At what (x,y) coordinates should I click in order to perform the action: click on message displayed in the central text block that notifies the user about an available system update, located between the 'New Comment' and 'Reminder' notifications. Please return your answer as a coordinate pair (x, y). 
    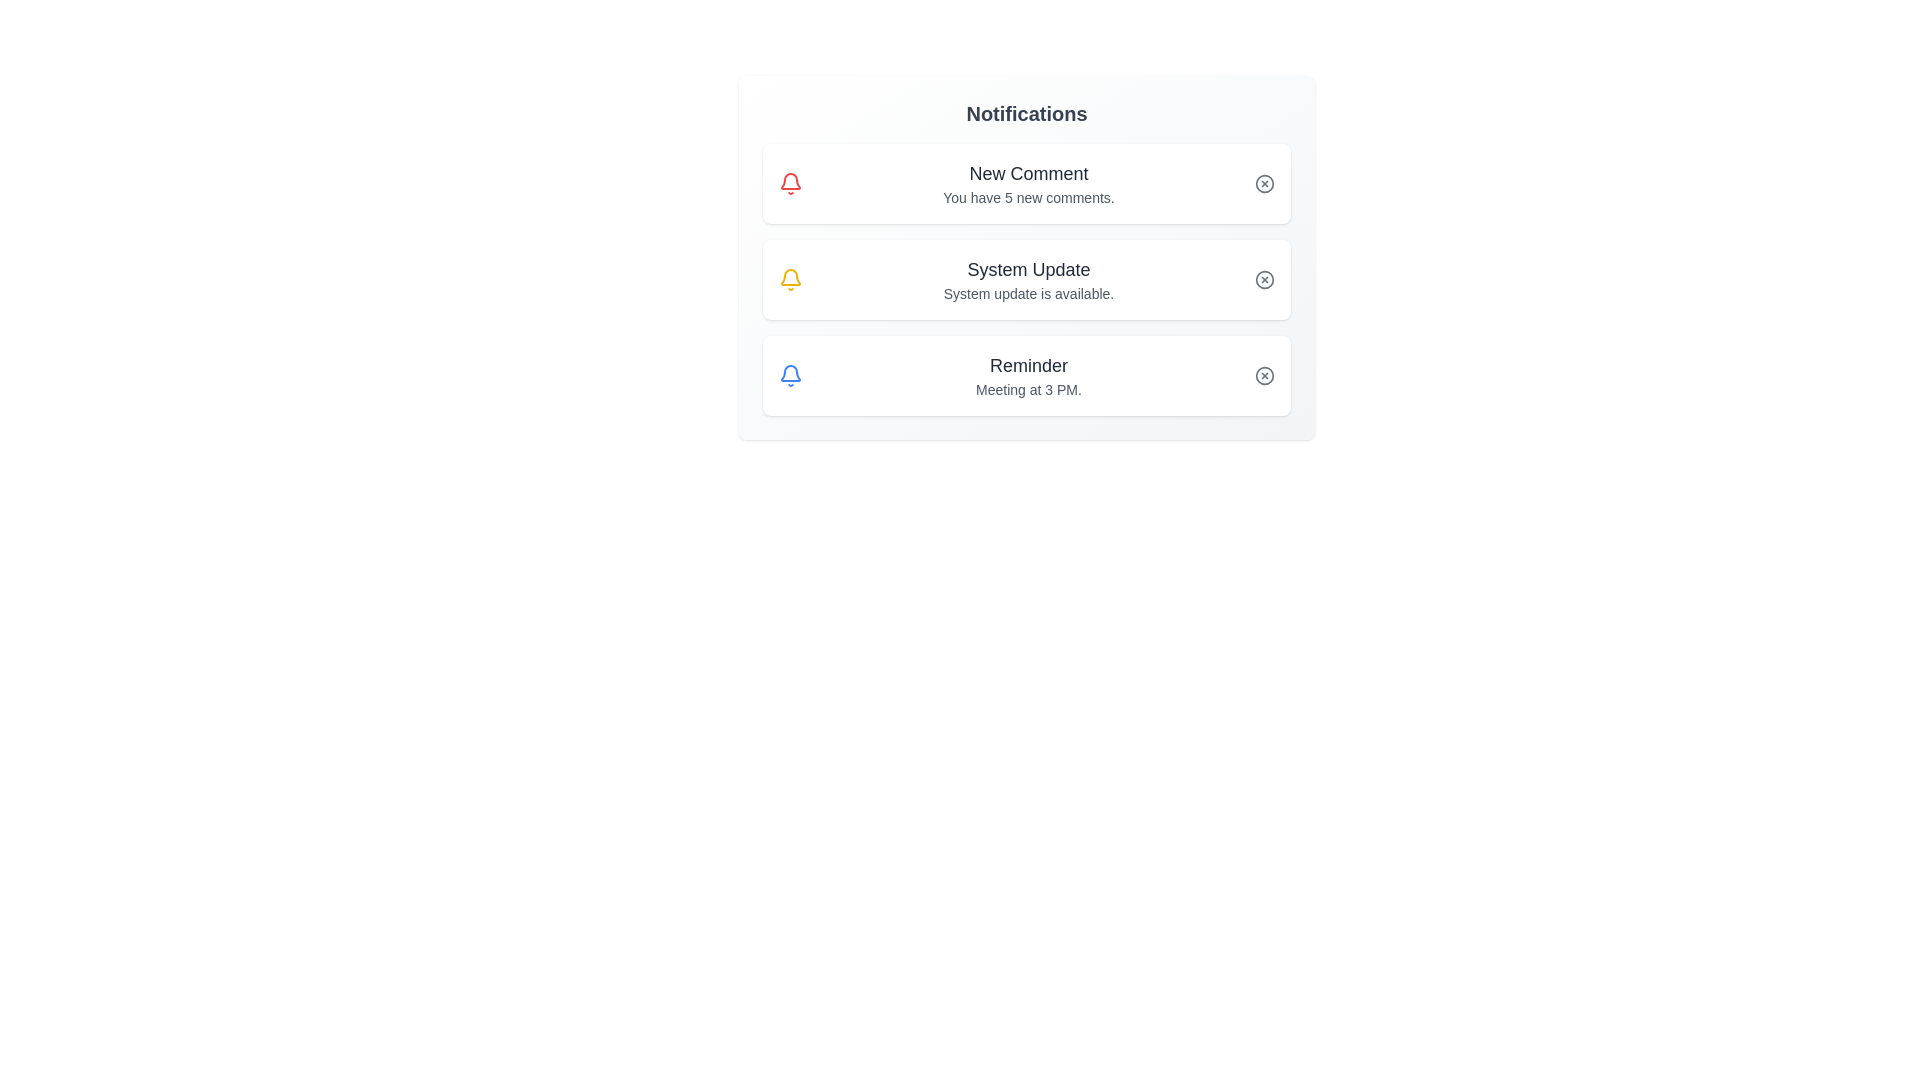
    Looking at the image, I should click on (1028, 280).